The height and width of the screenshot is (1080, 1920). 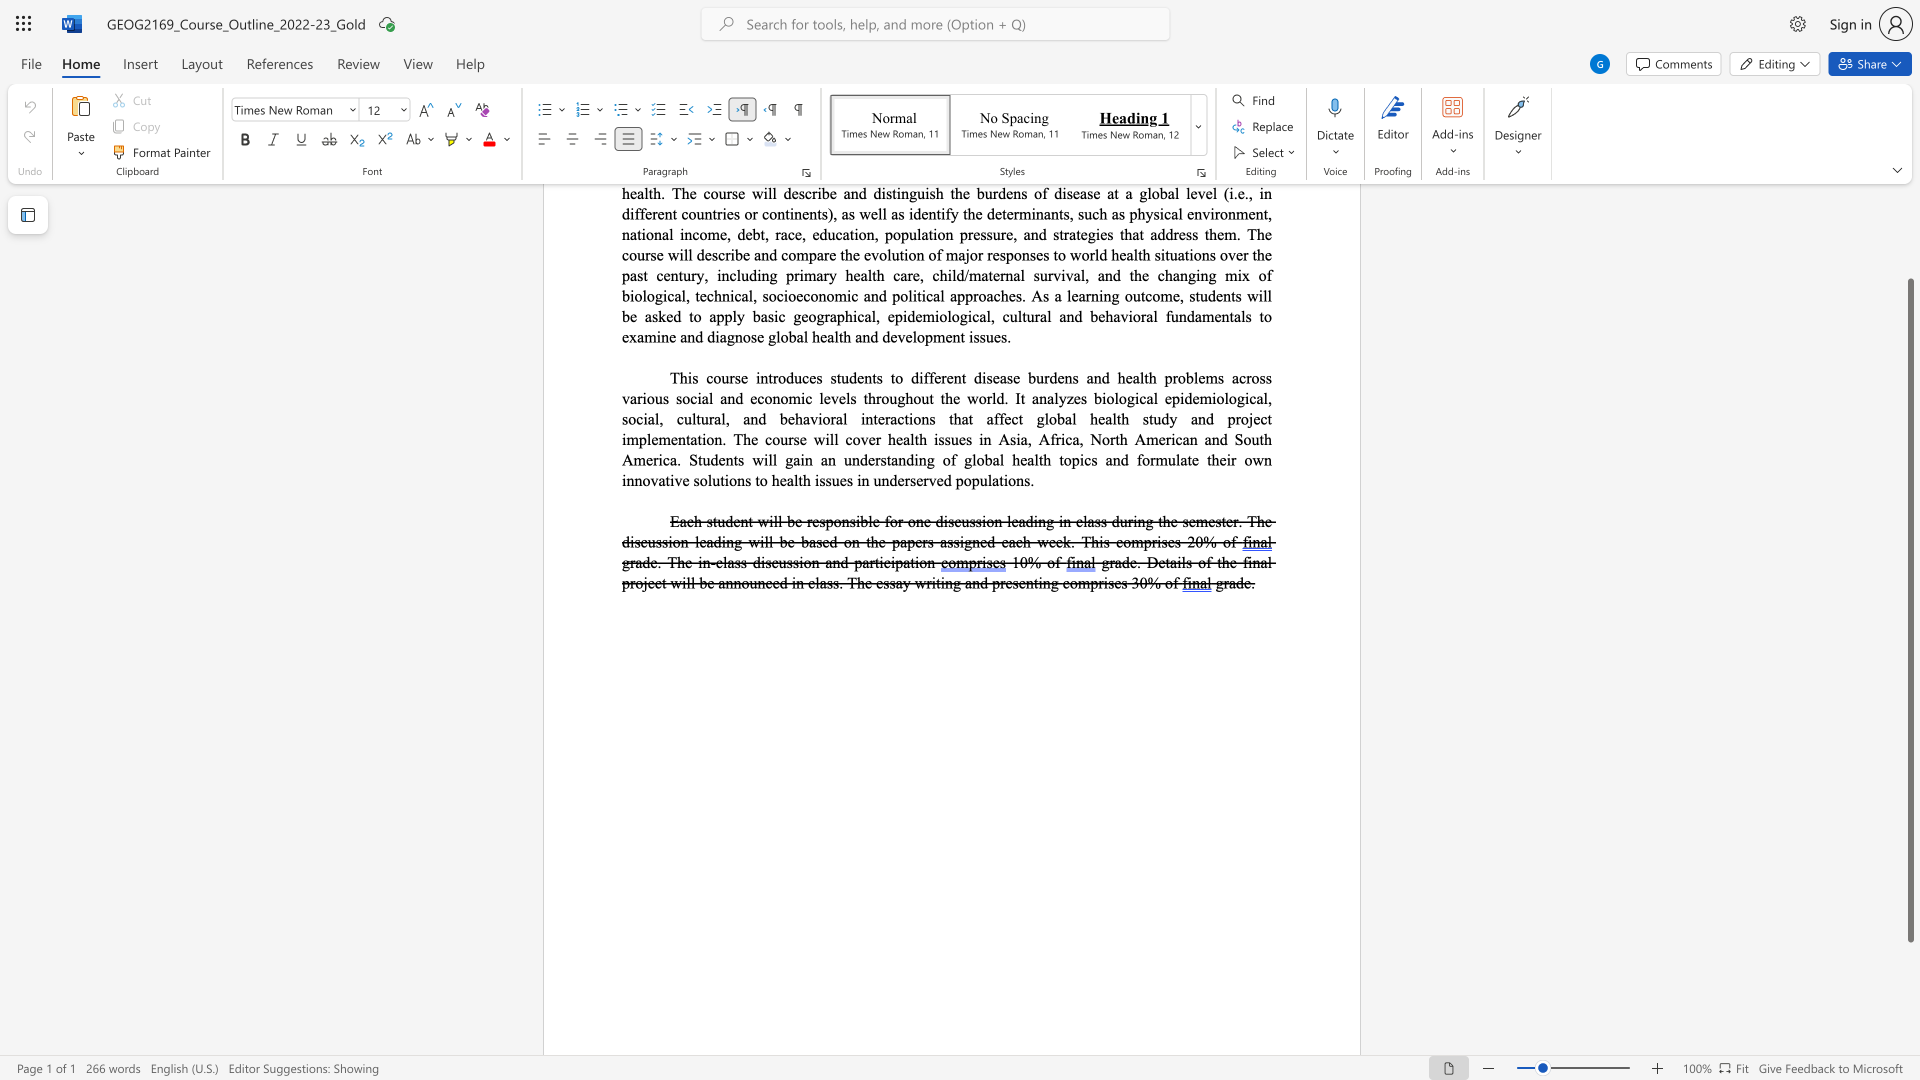 What do you see at coordinates (1909, 238) in the screenshot?
I see `the page's right scrollbar for upward movement` at bounding box center [1909, 238].